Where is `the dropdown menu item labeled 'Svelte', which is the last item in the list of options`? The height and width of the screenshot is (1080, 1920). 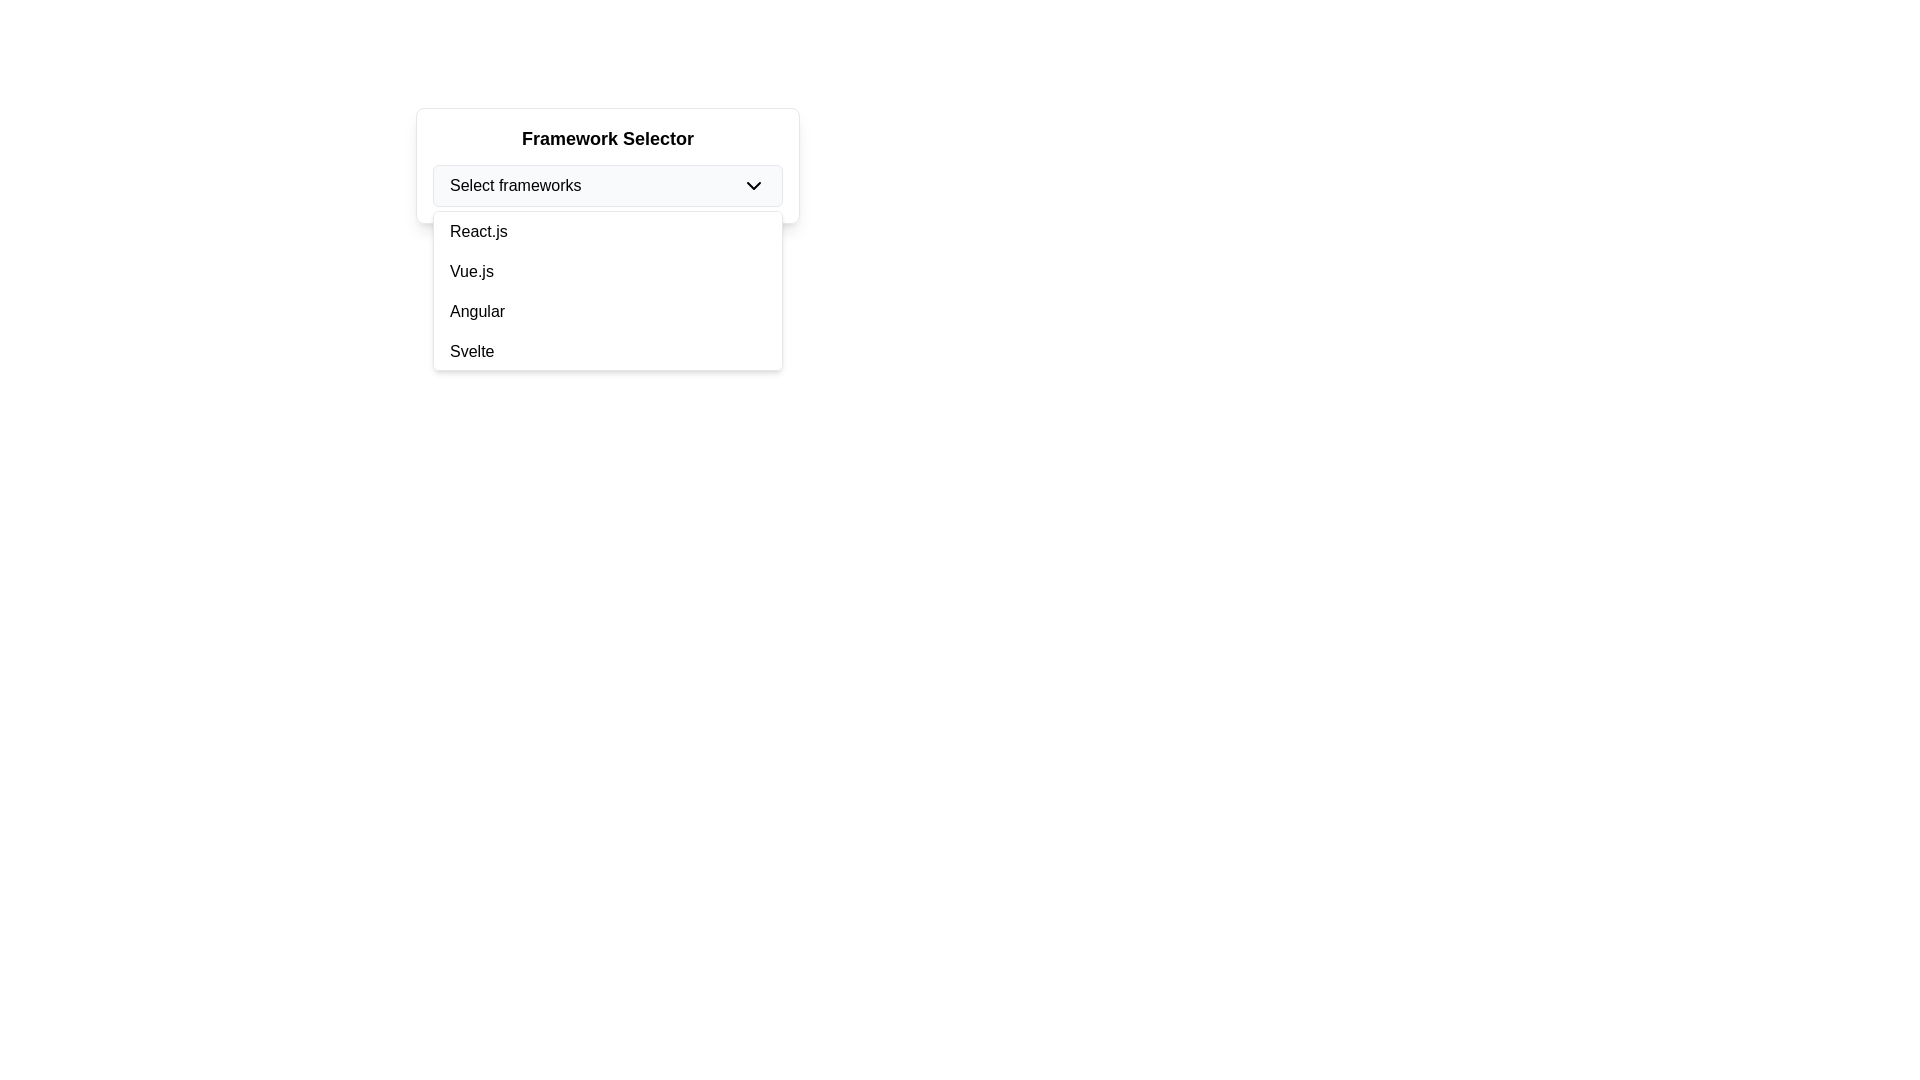
the dropdown menu item labeled 'Svelte', which is the last item in the list of options is located at coordinates (607, 350).